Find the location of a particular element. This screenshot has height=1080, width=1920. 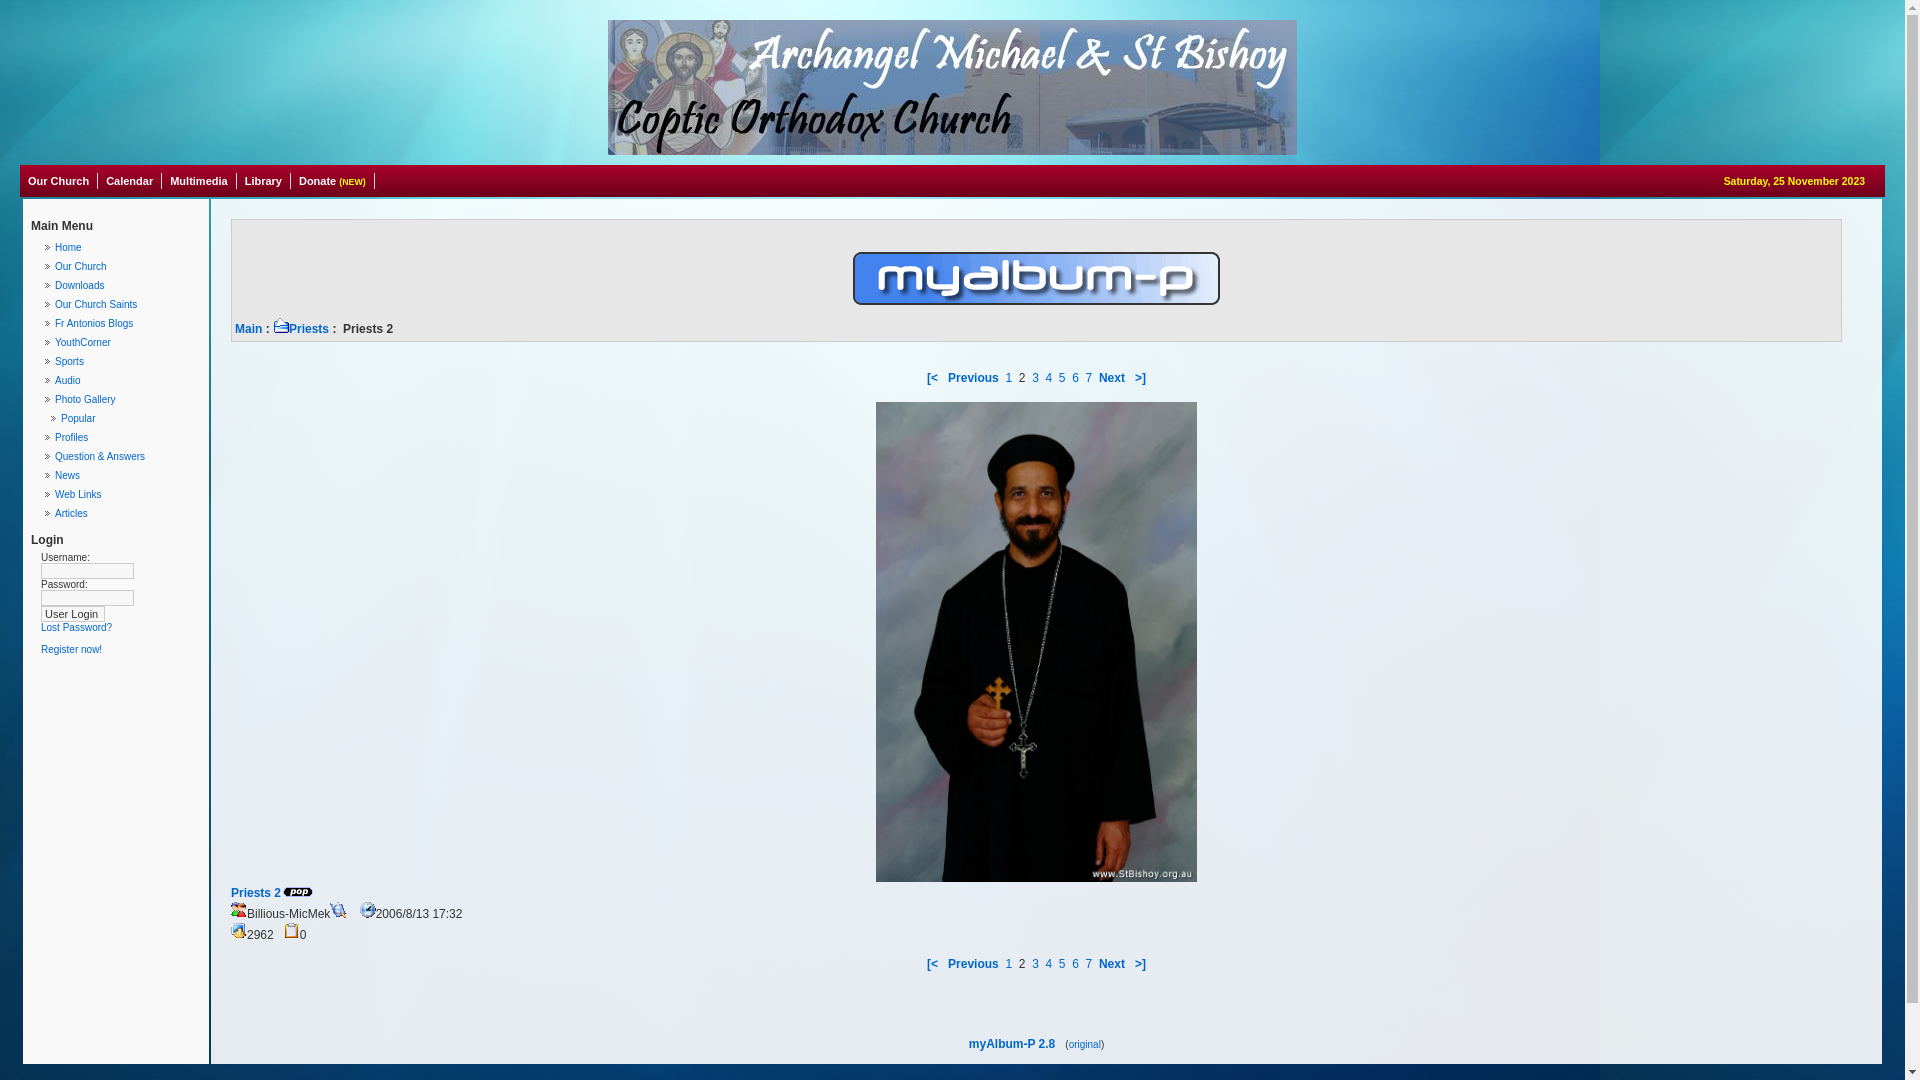

'Profiles' is located at coordinates (119, 436).